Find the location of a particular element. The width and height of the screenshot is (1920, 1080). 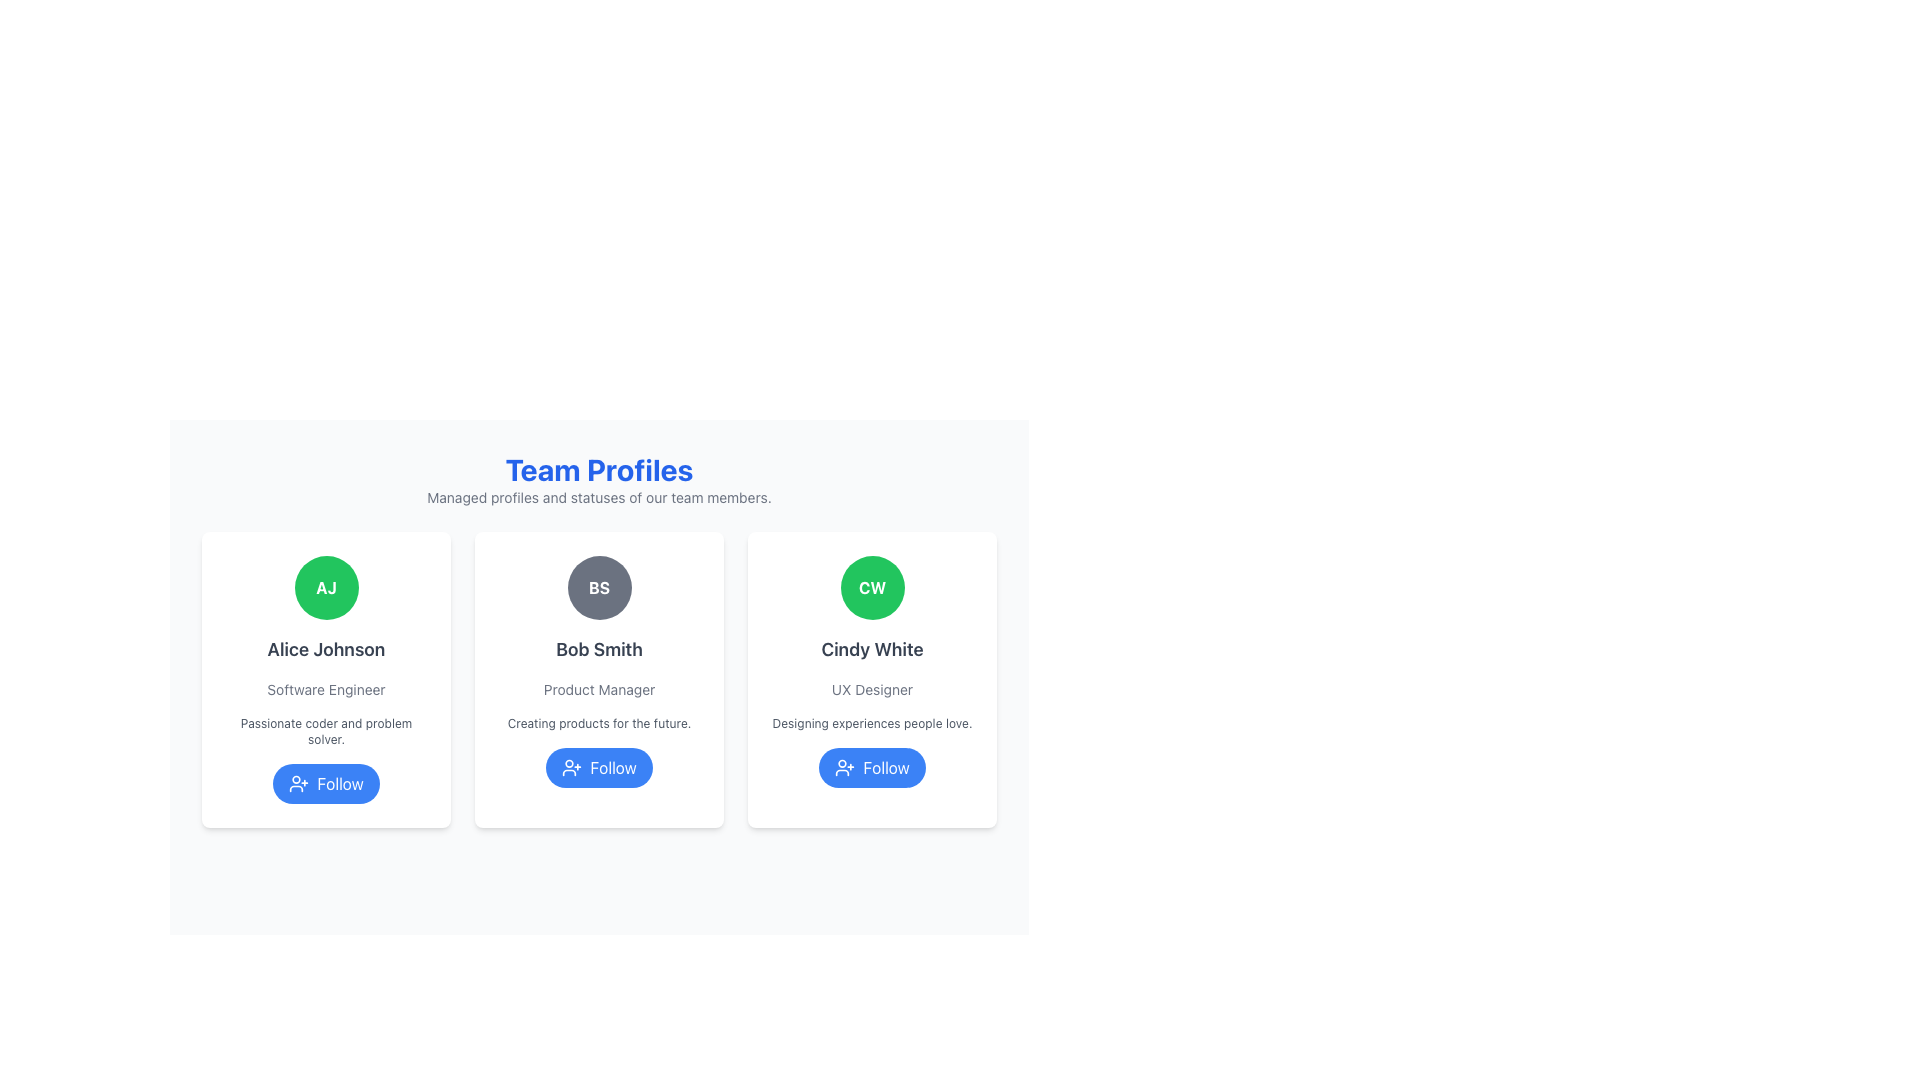

the profile card representing user 'Bob Smith', which includes a 'Follow' button at the bottom of the card is located at coordinates (598, 678).